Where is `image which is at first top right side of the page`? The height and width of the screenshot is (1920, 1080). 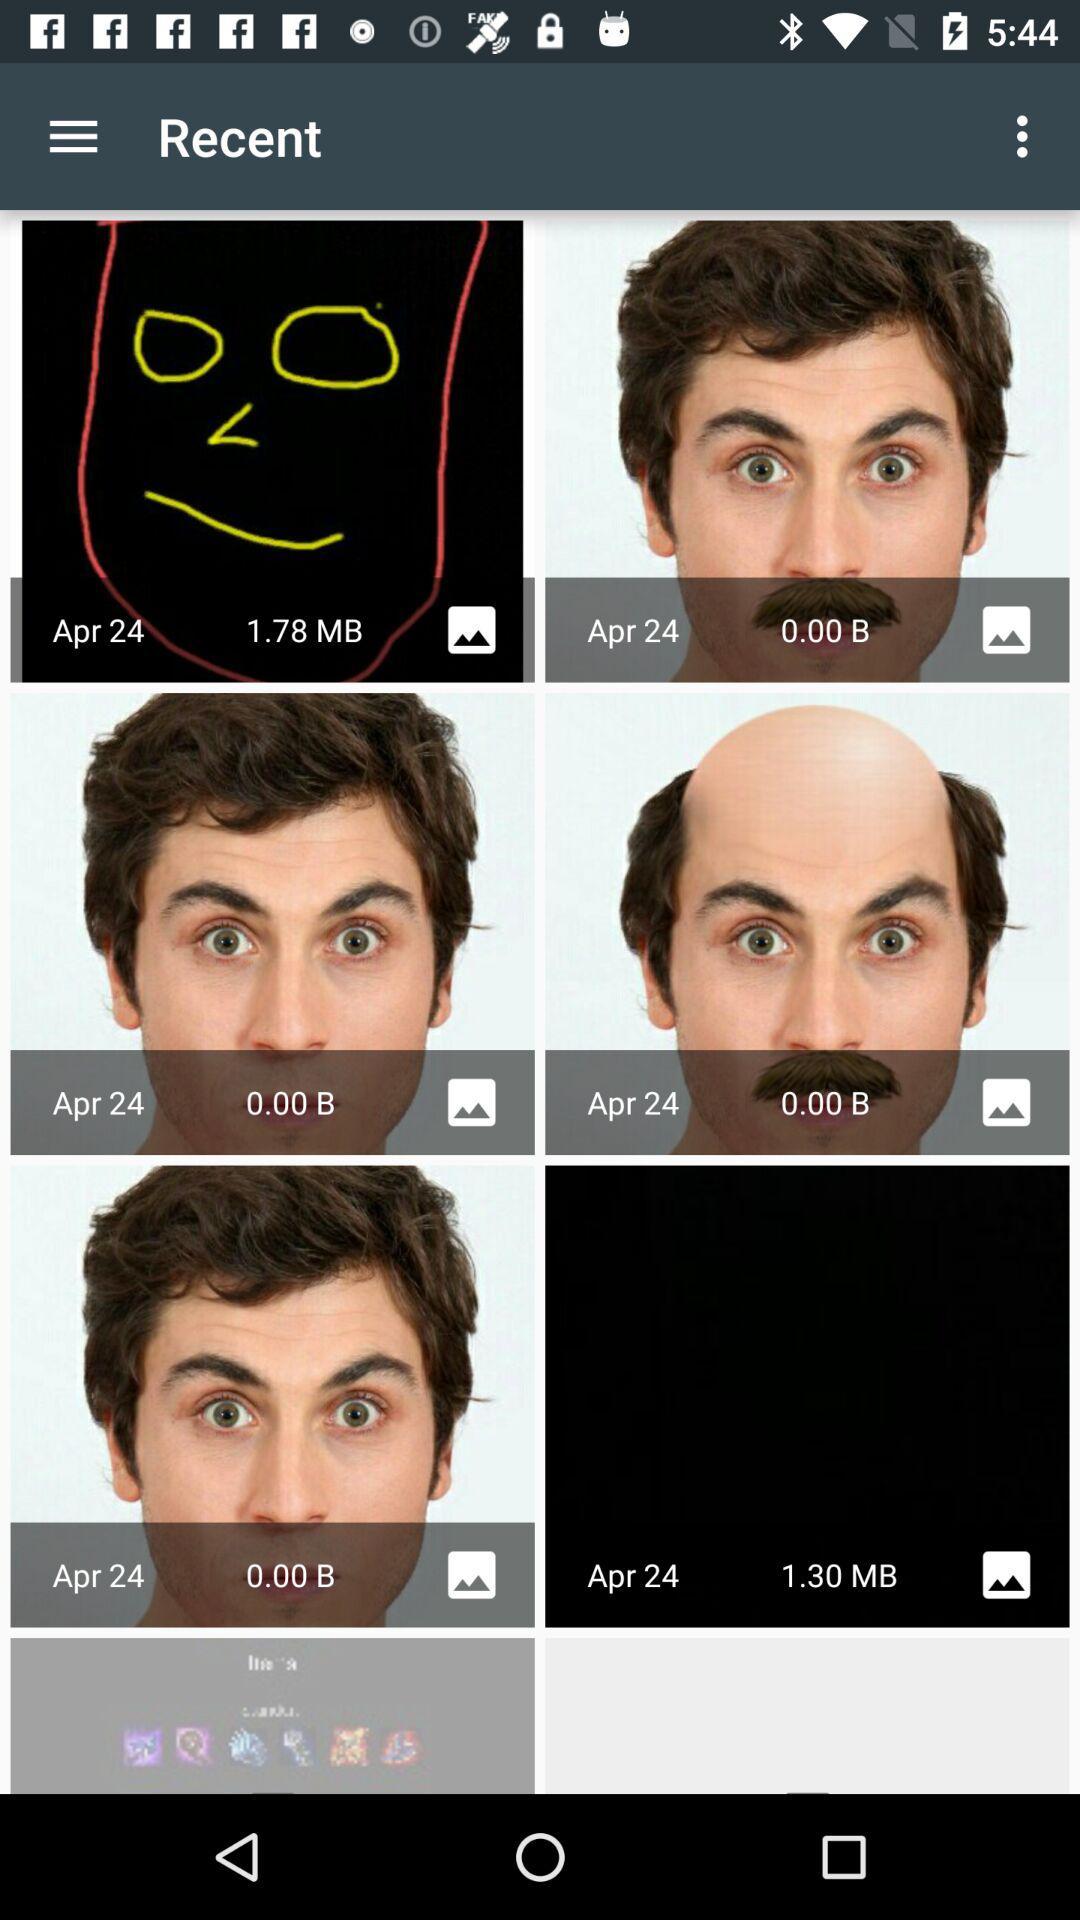
image which is at first top right side of the page is located at coordinates (806, 450).